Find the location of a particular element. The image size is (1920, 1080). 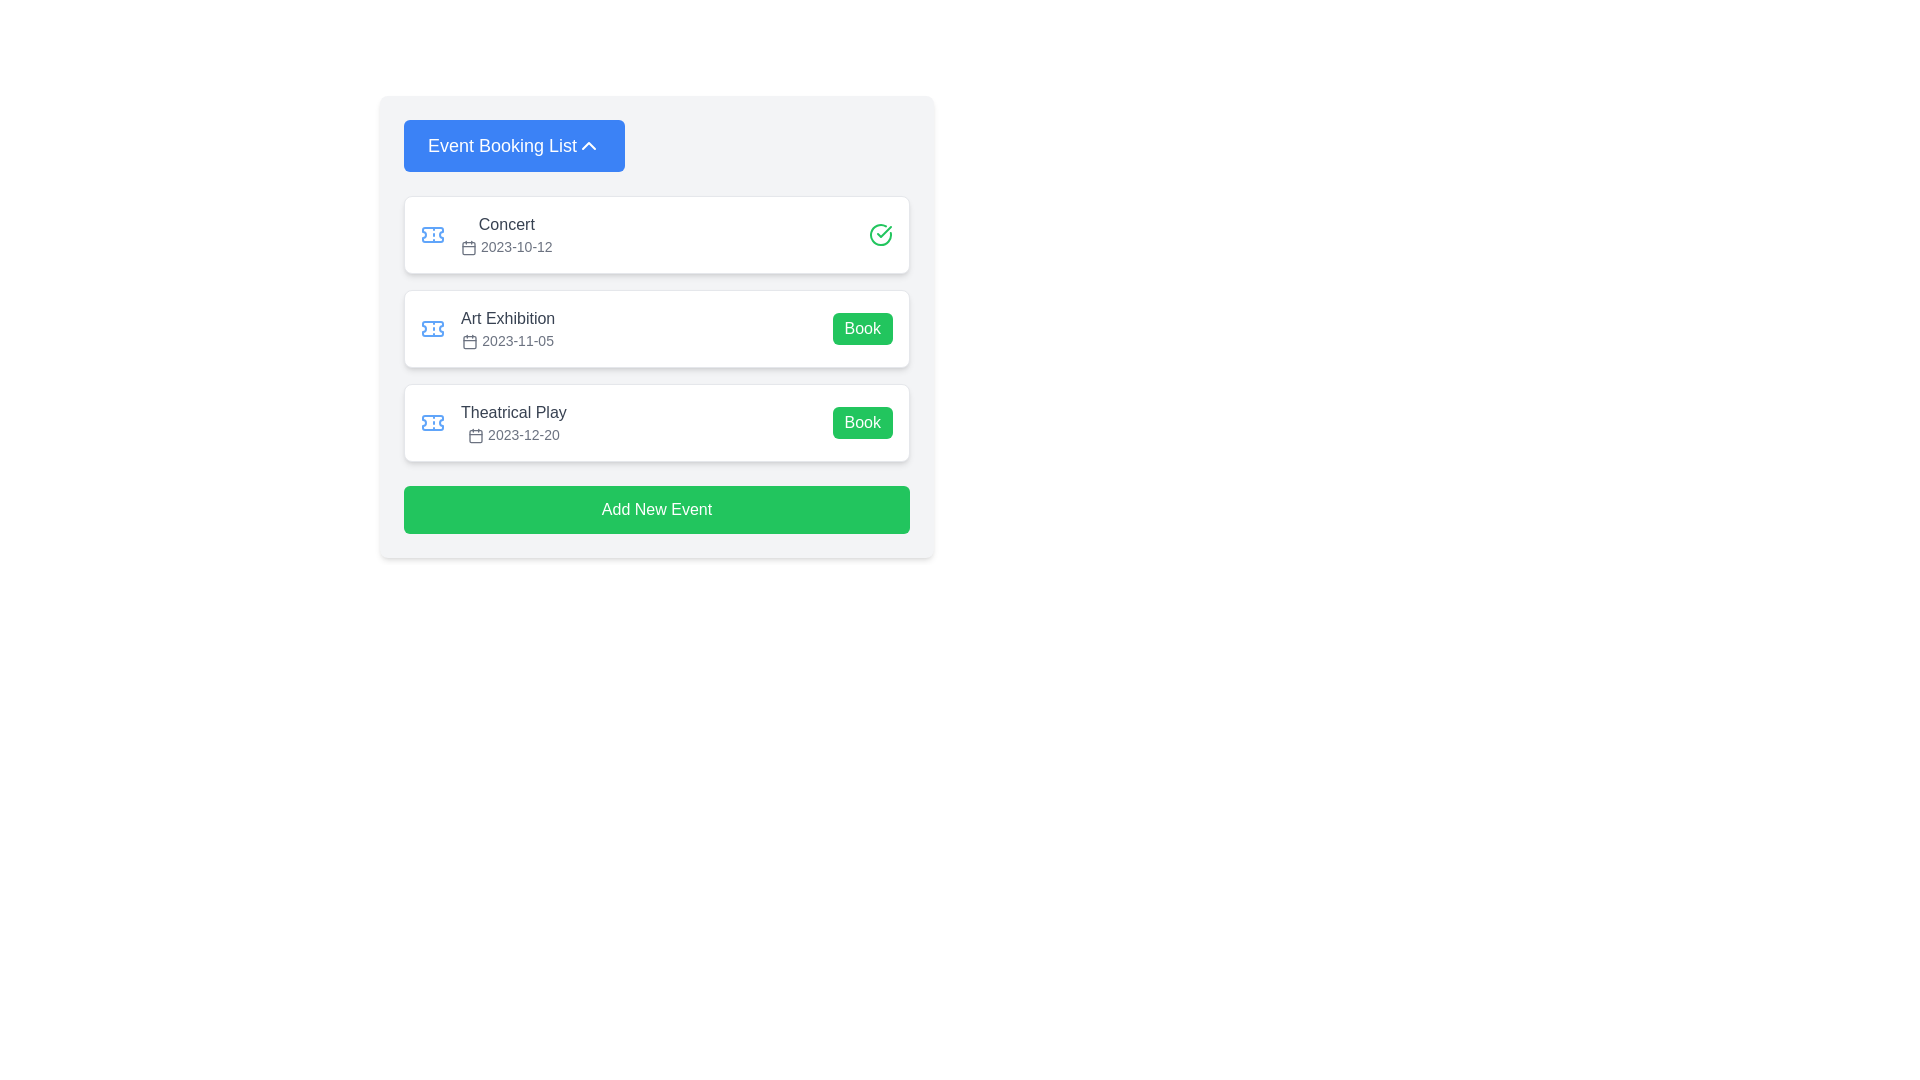

the text label with an accompanying icon representing the date of the 'Theatrical Play' event located below the event title in the card-like structure is located at coordinates (513, 434).